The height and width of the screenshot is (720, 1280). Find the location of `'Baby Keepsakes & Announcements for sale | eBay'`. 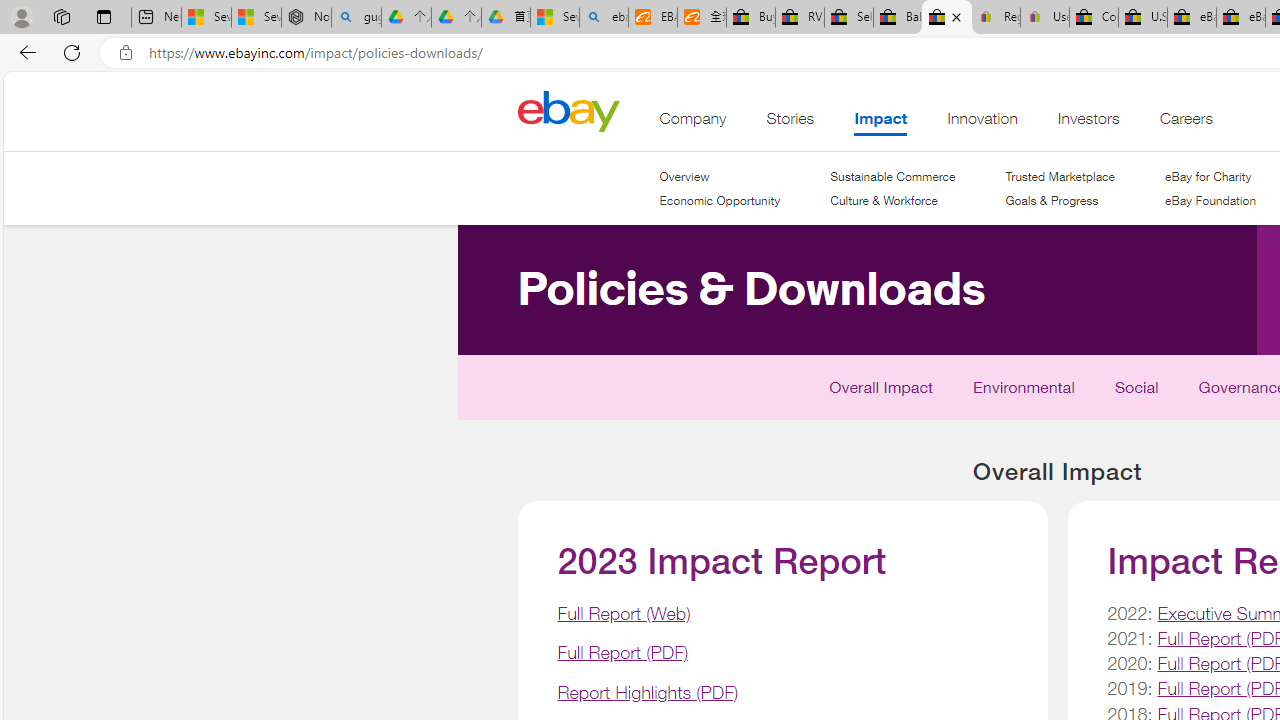

'Baby Keepsakes & Announcements for sale | eBay' is located at coordinates (896, 17).